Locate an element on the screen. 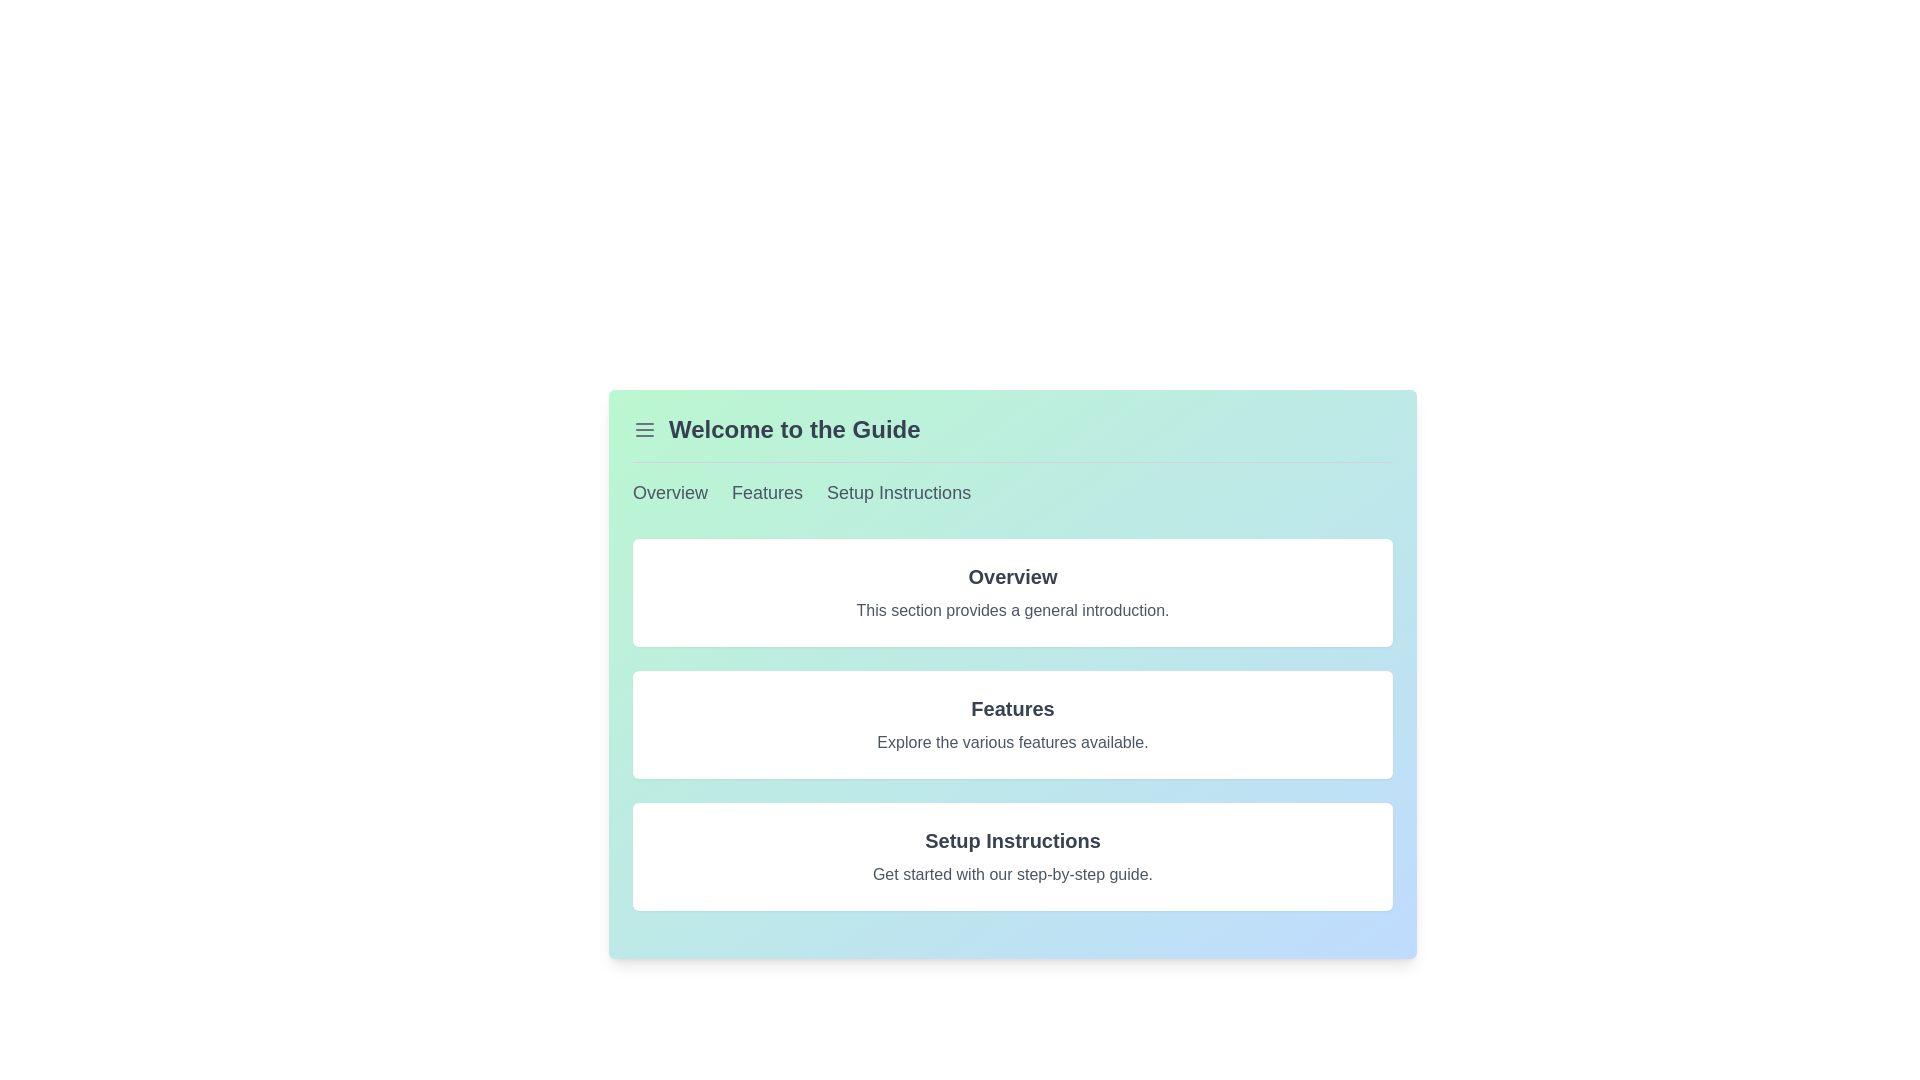  the clickable text link labeled 'Features' located in the navigation bar under 'Welcome to the Guide' is located at coordinates (766, 493).